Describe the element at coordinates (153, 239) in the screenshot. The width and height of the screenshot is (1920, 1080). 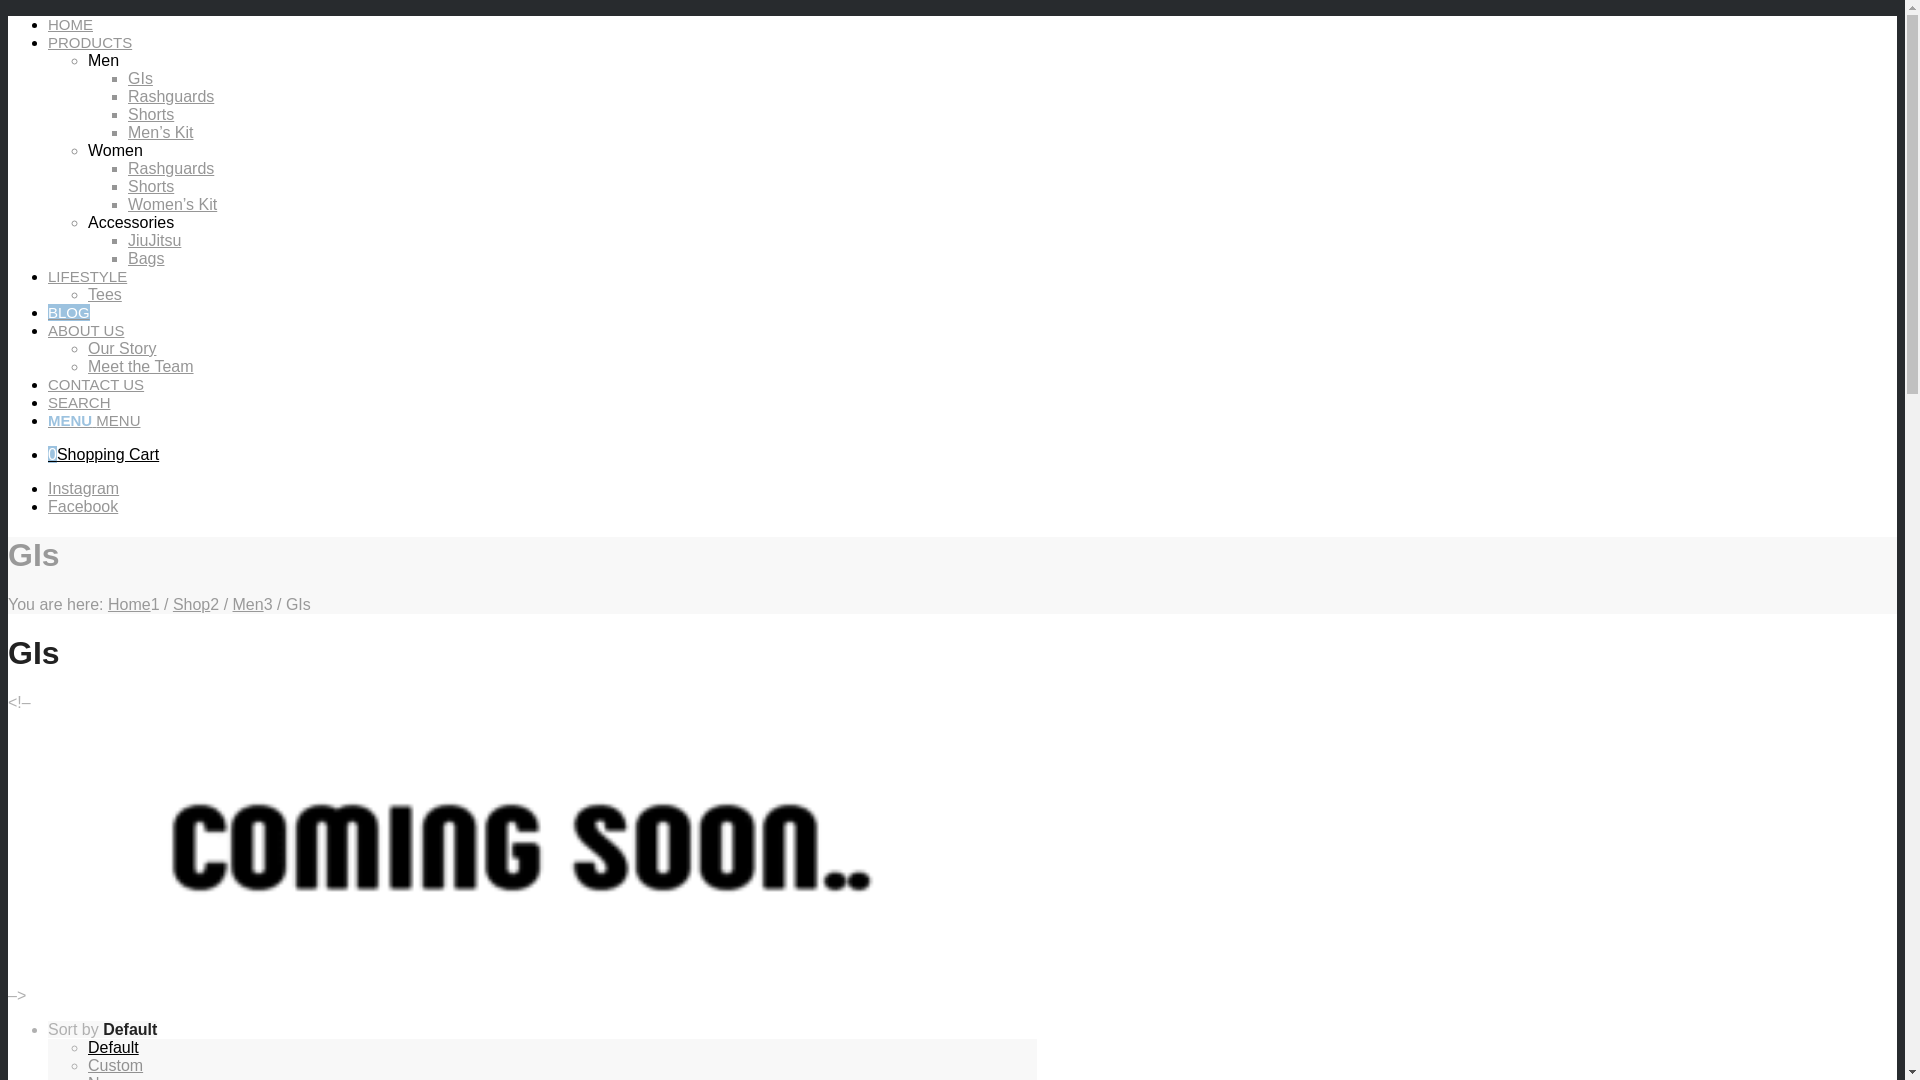
I see `'JiuJitsu'` at that location.